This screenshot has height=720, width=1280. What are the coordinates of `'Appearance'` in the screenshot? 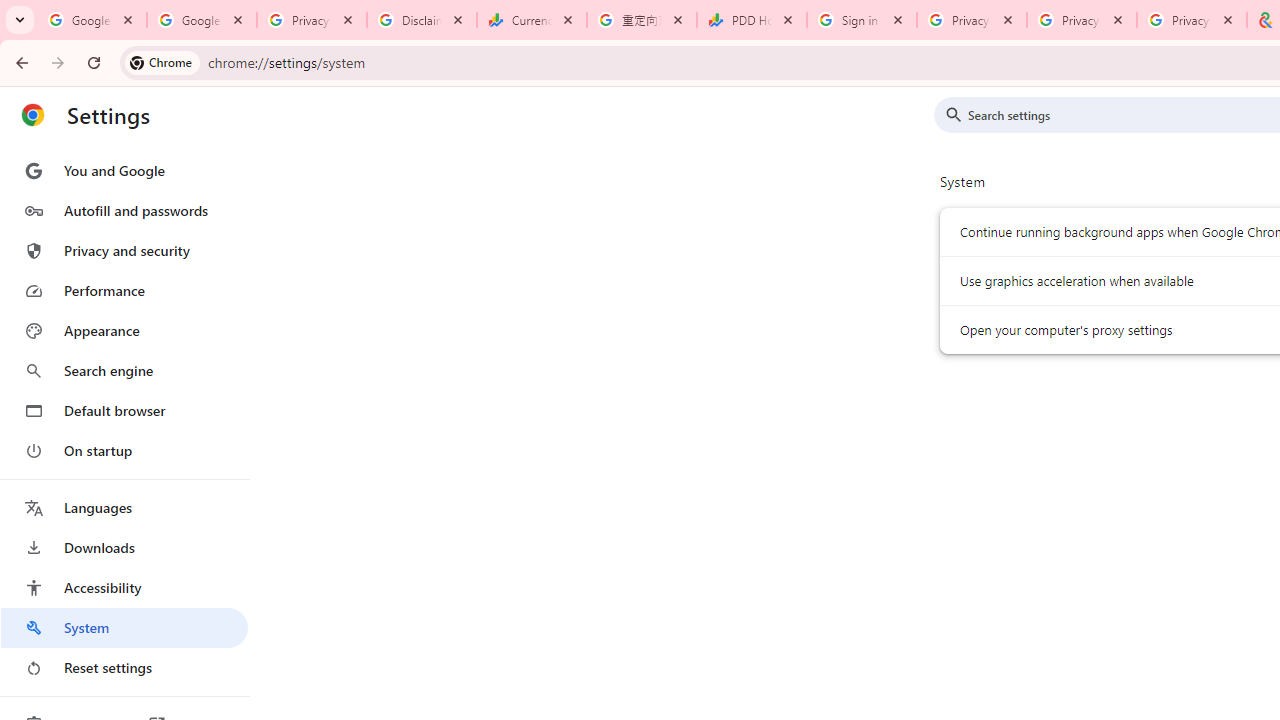 It's located at (123, 330).